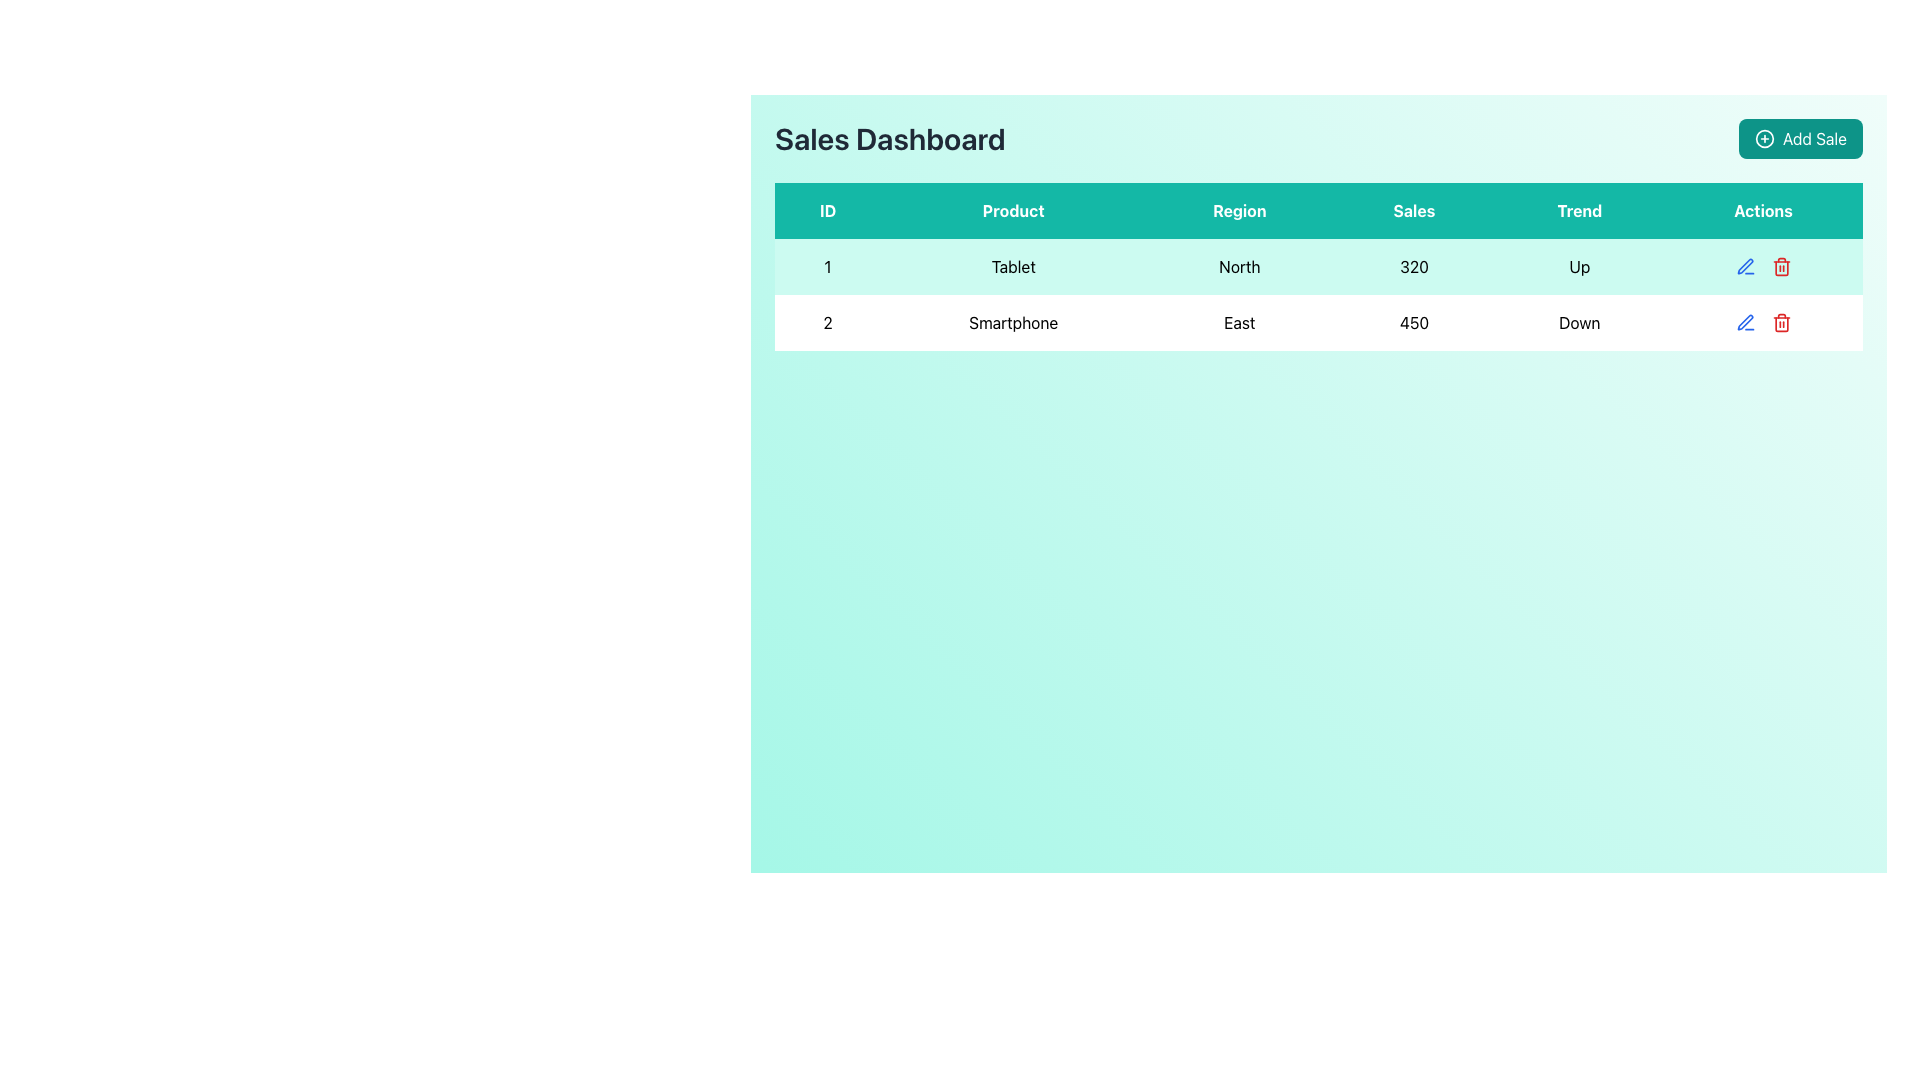  What do you see at coordinates (1800, 137) in the screenshot?
I see `the button that allows users to add a new sale entry to the dashboard` at bounding box center [1800, 137].